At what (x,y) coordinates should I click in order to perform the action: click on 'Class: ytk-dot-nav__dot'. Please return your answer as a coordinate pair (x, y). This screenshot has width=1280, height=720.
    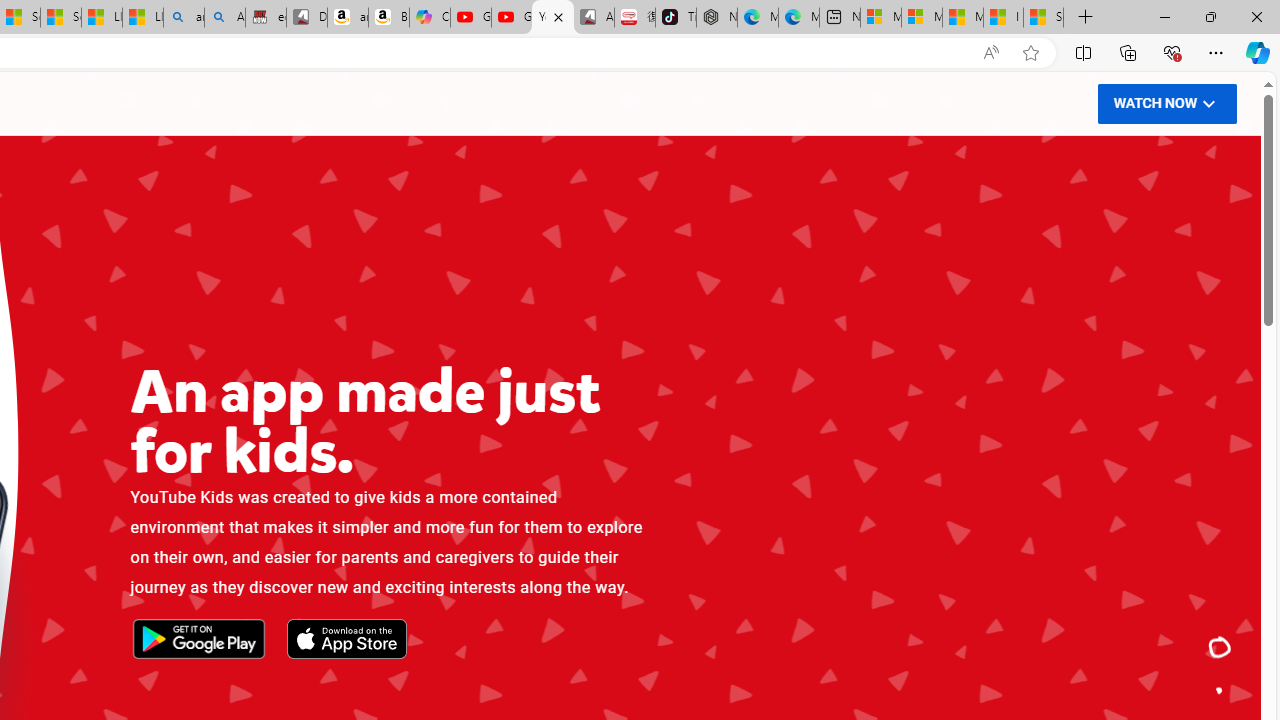
    Looking at the image, I should click on (1218, 689).